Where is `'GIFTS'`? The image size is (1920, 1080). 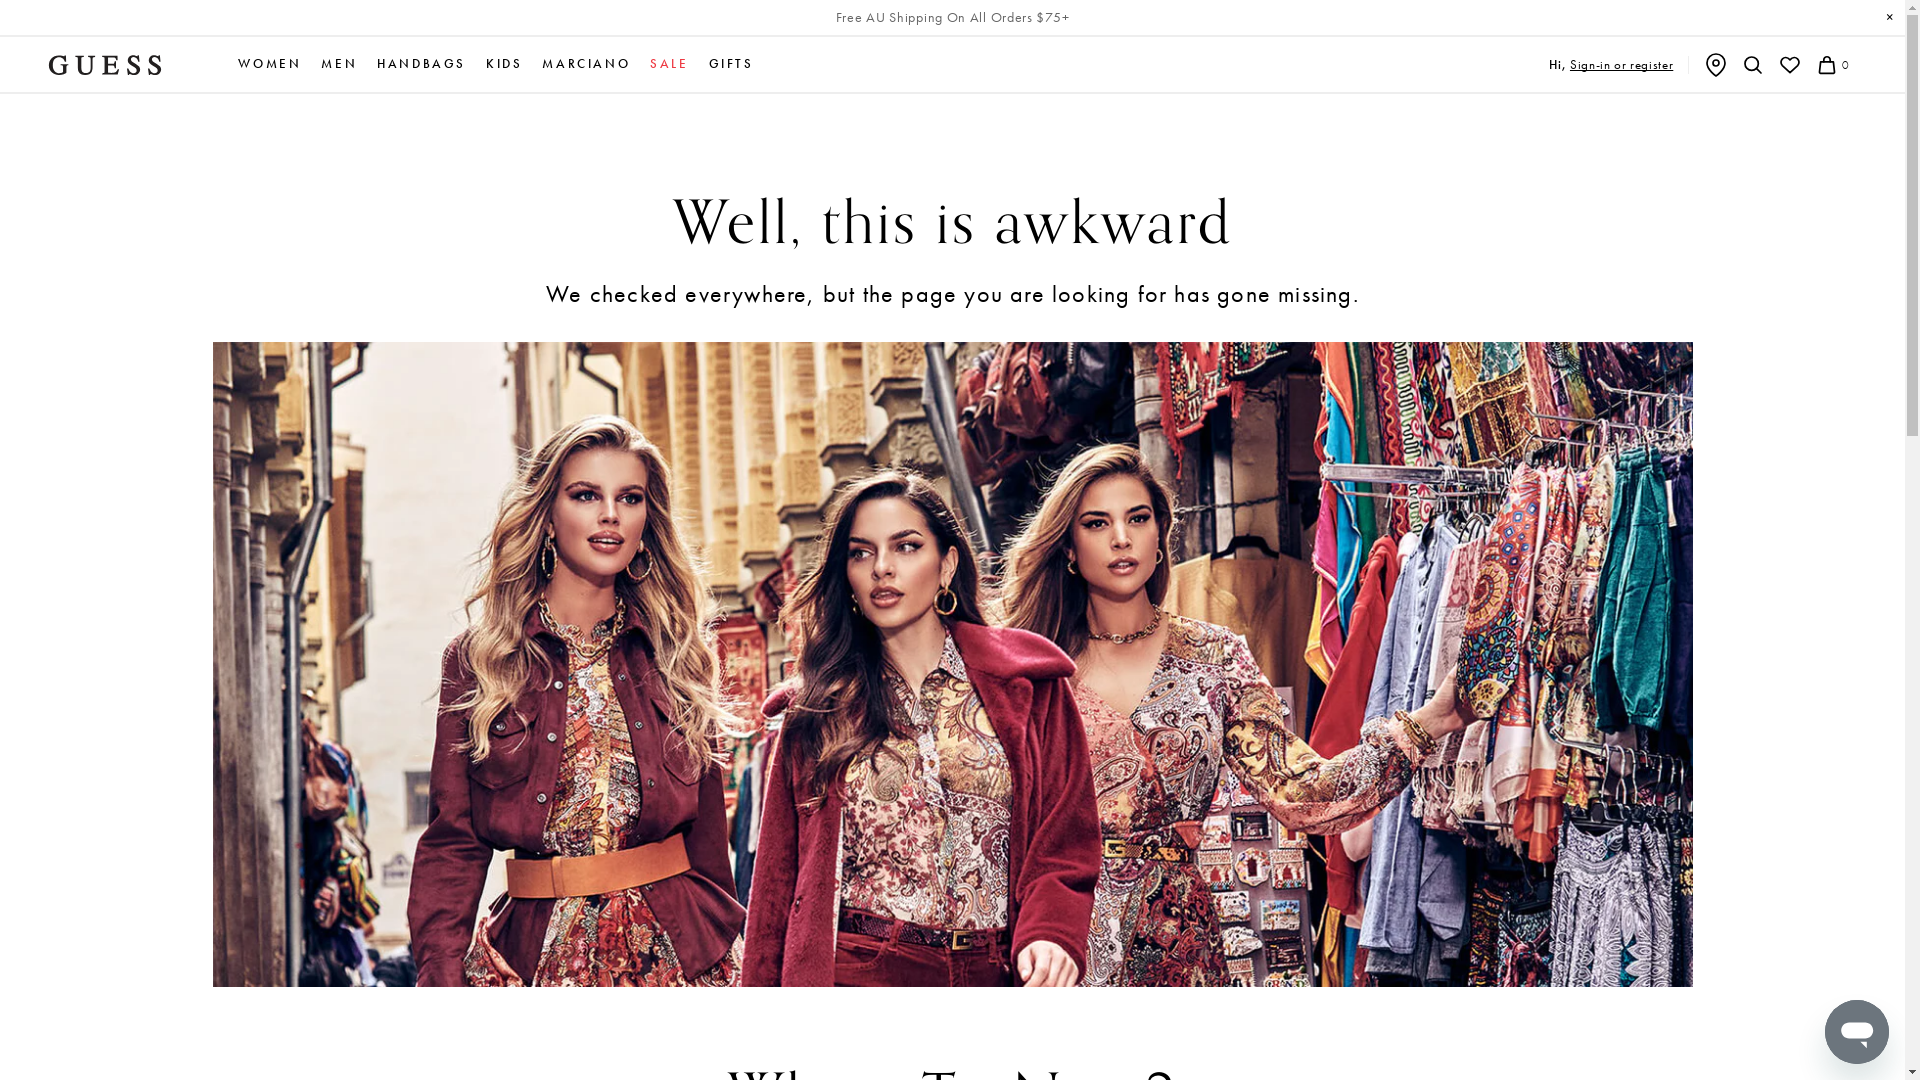 'GIFTS' is located at coordinates (730, 63).